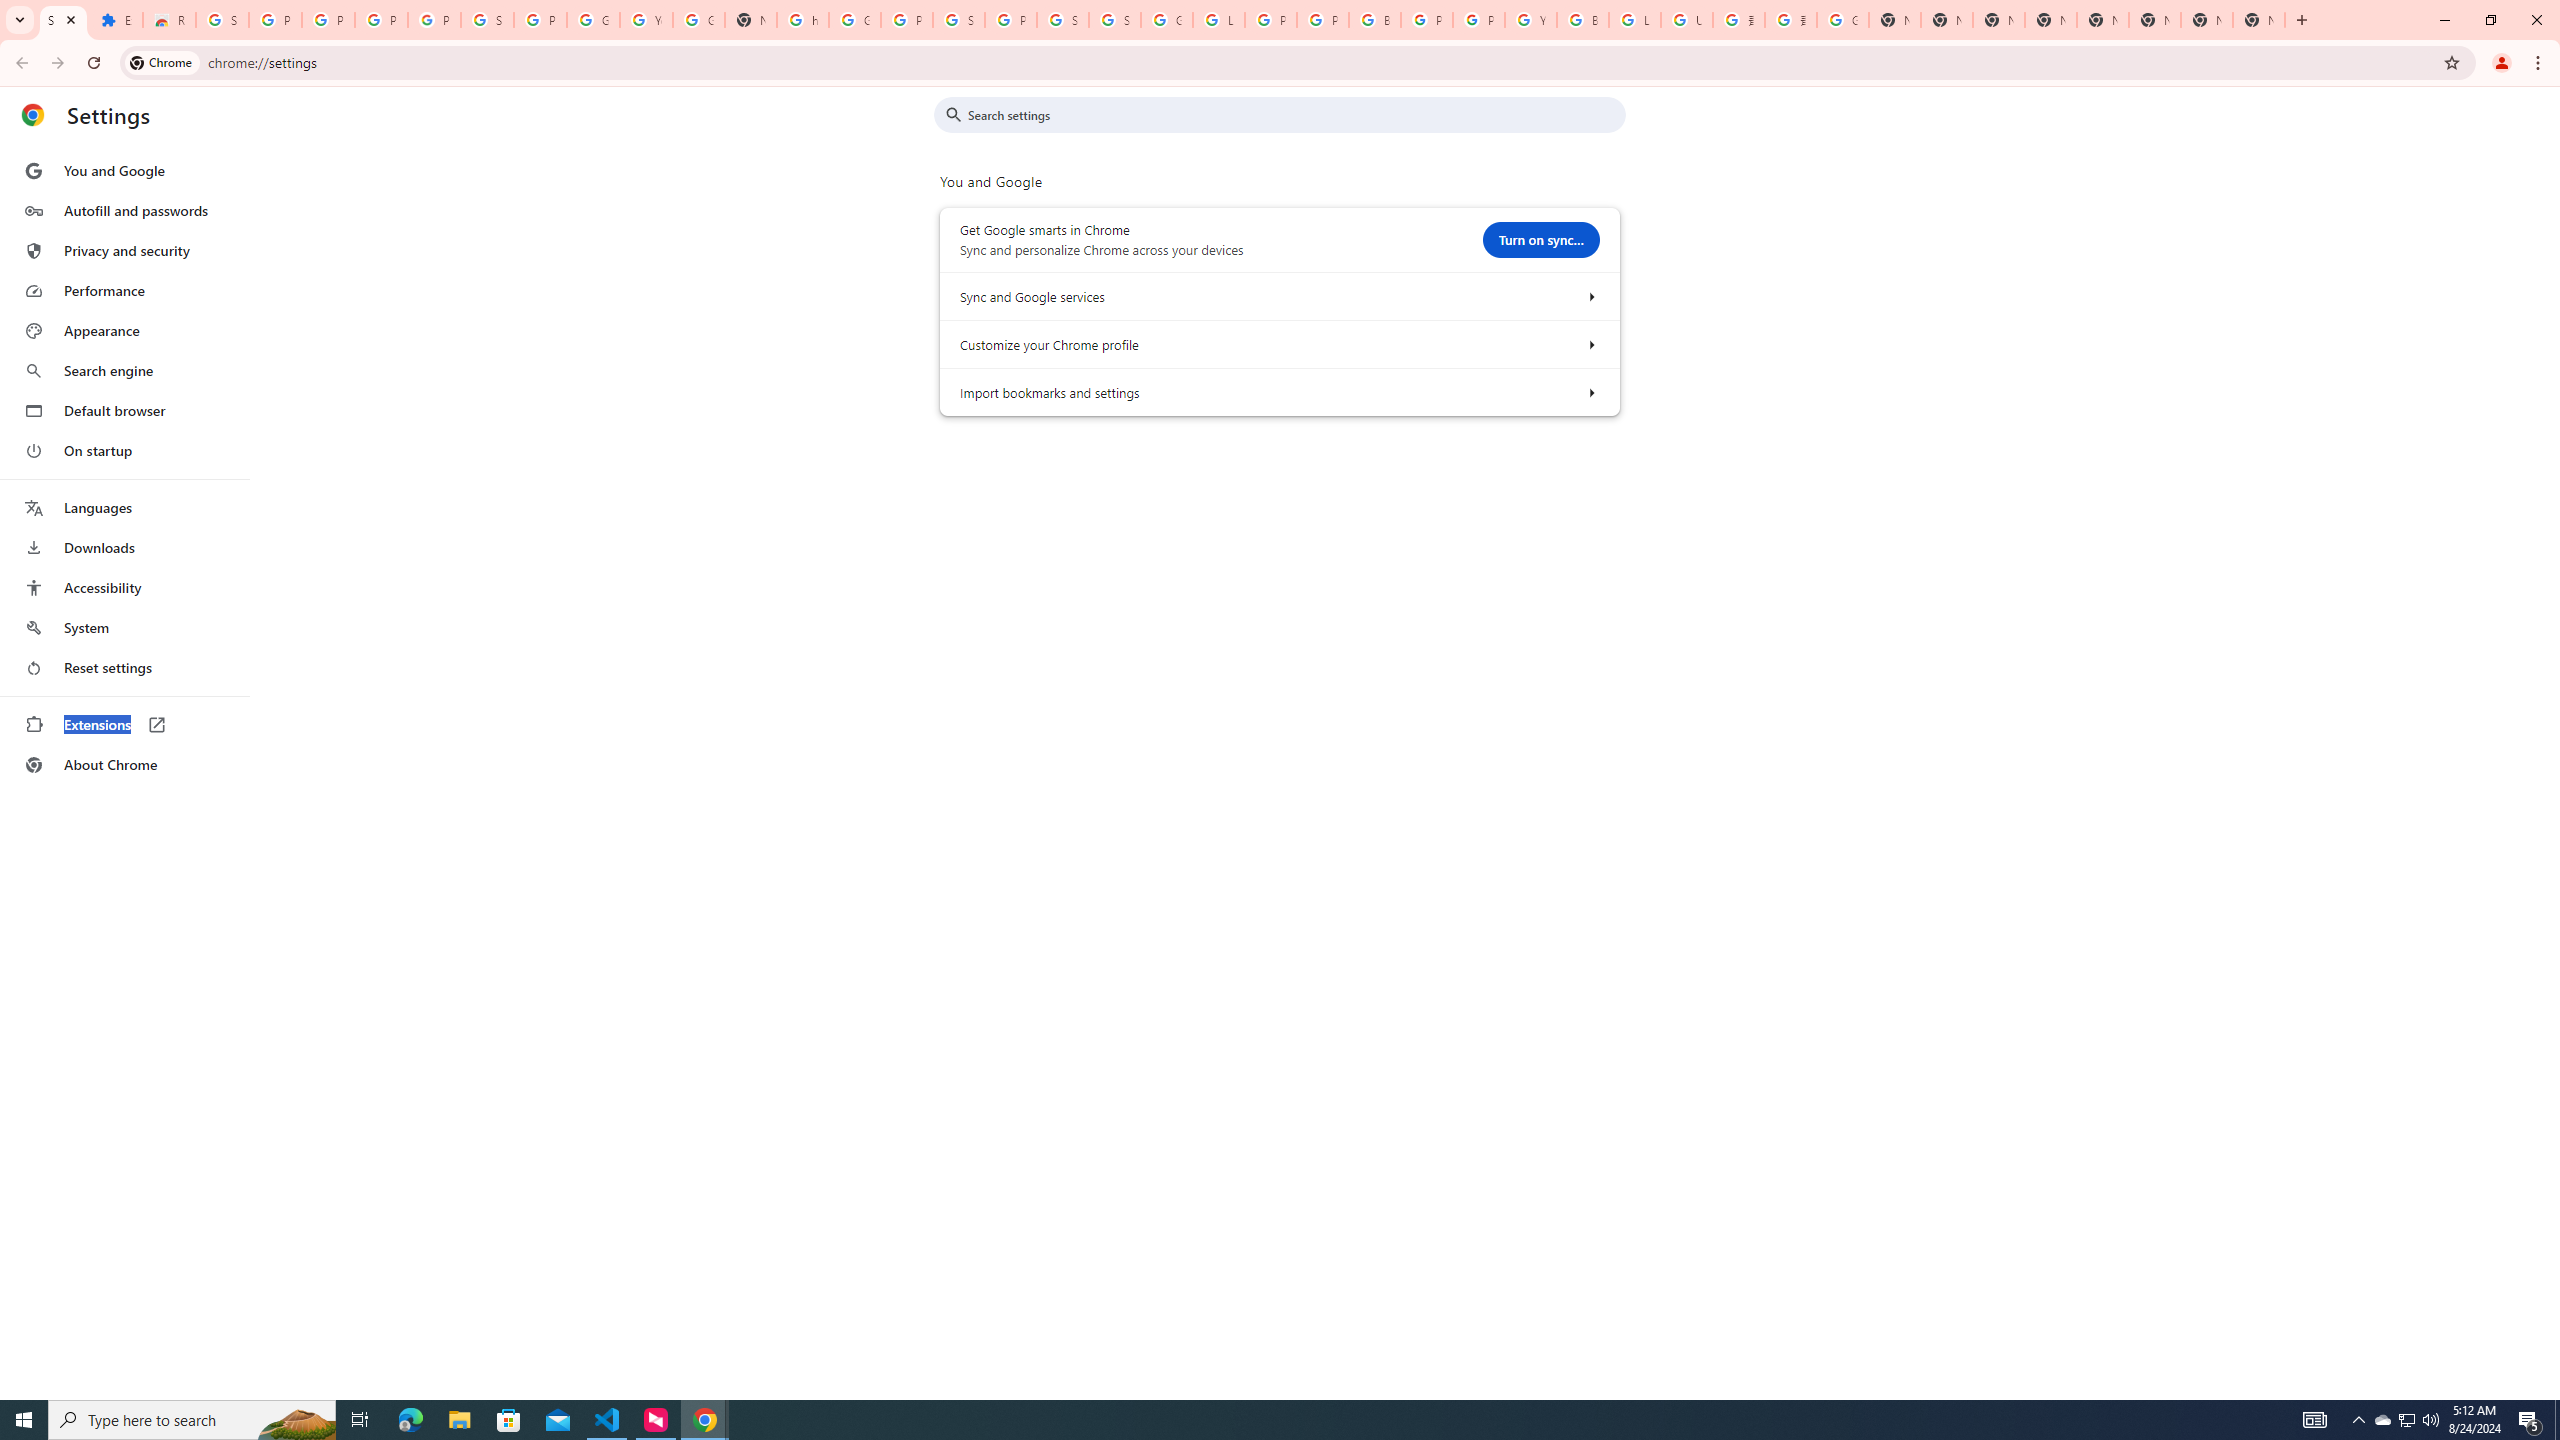 Image resolution: width=2560 pixels, height=1440 pixels. Describe the element at coordinates (592, 19) in the screenshot. I see `'Google Account'` at that location.